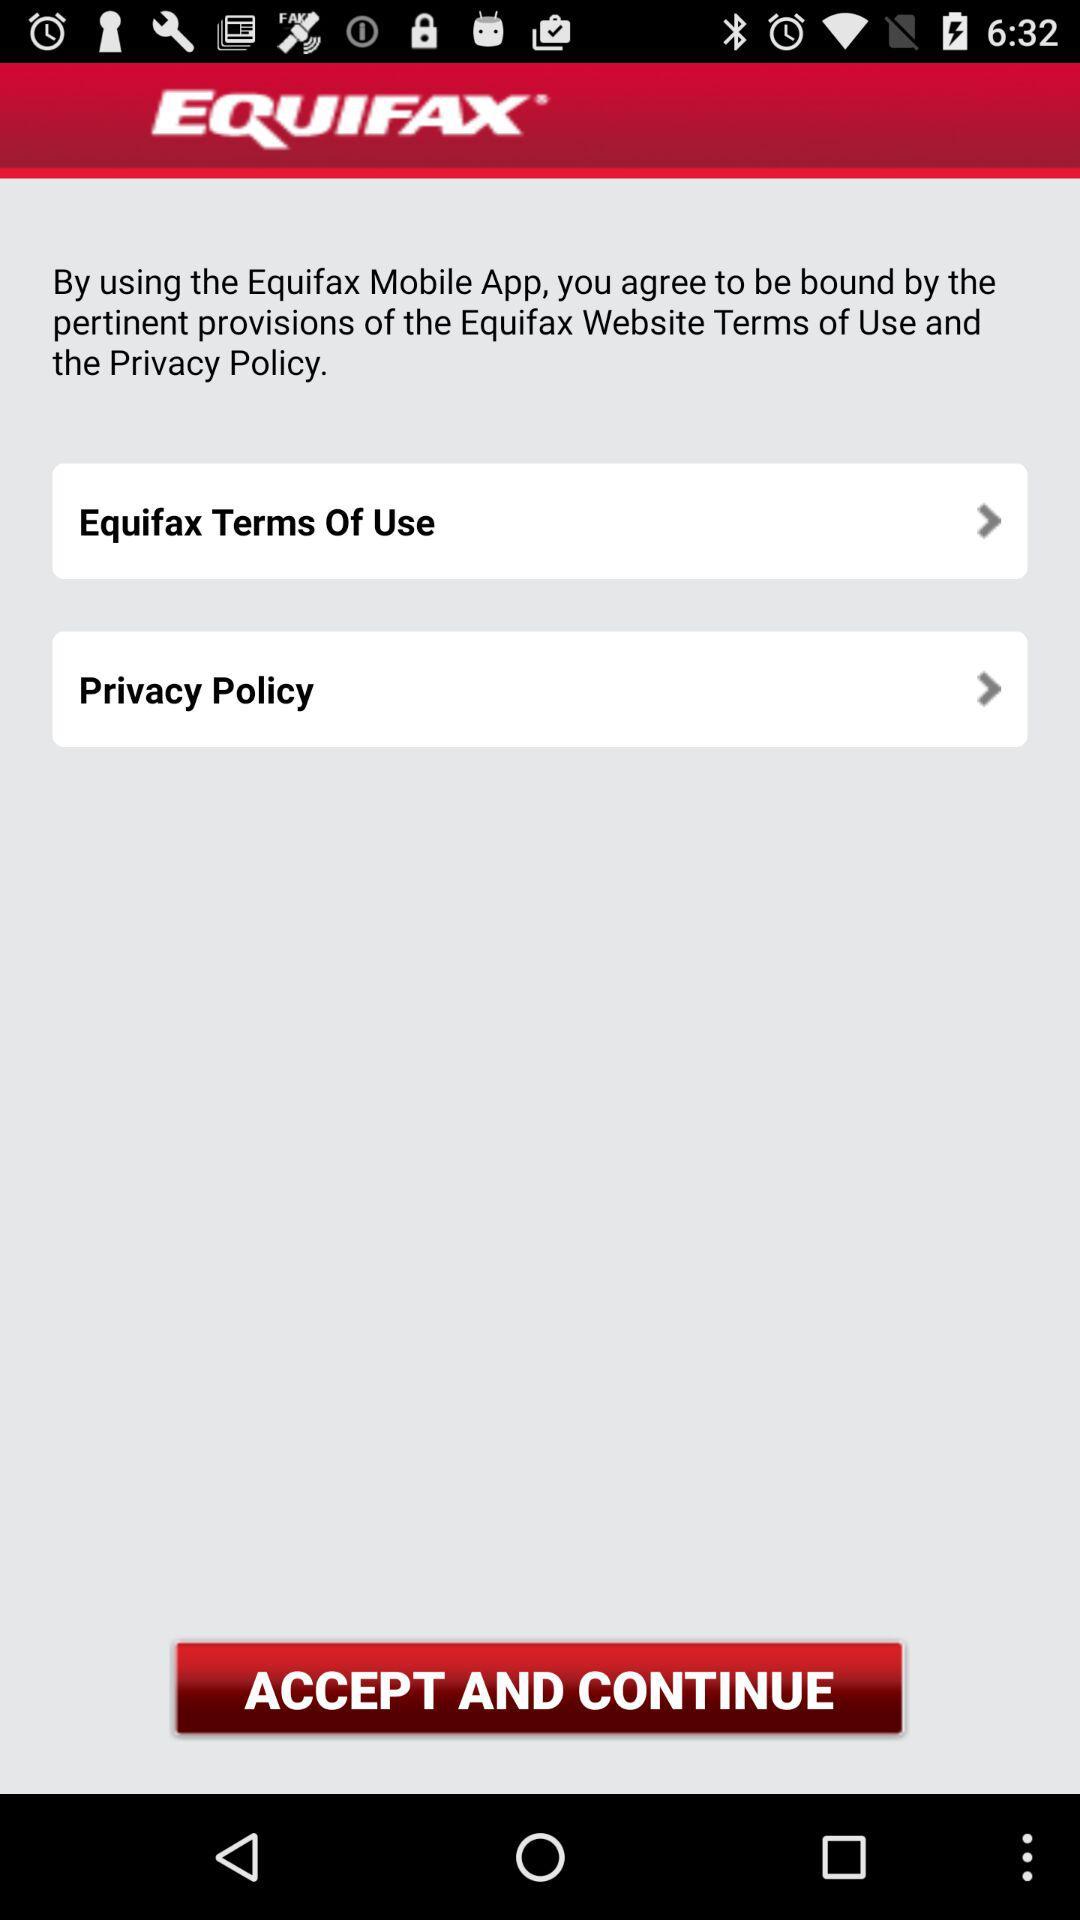 This screenshot has height=1920, width=1080. I want to click on accept and continue button, so click(538, 1688).